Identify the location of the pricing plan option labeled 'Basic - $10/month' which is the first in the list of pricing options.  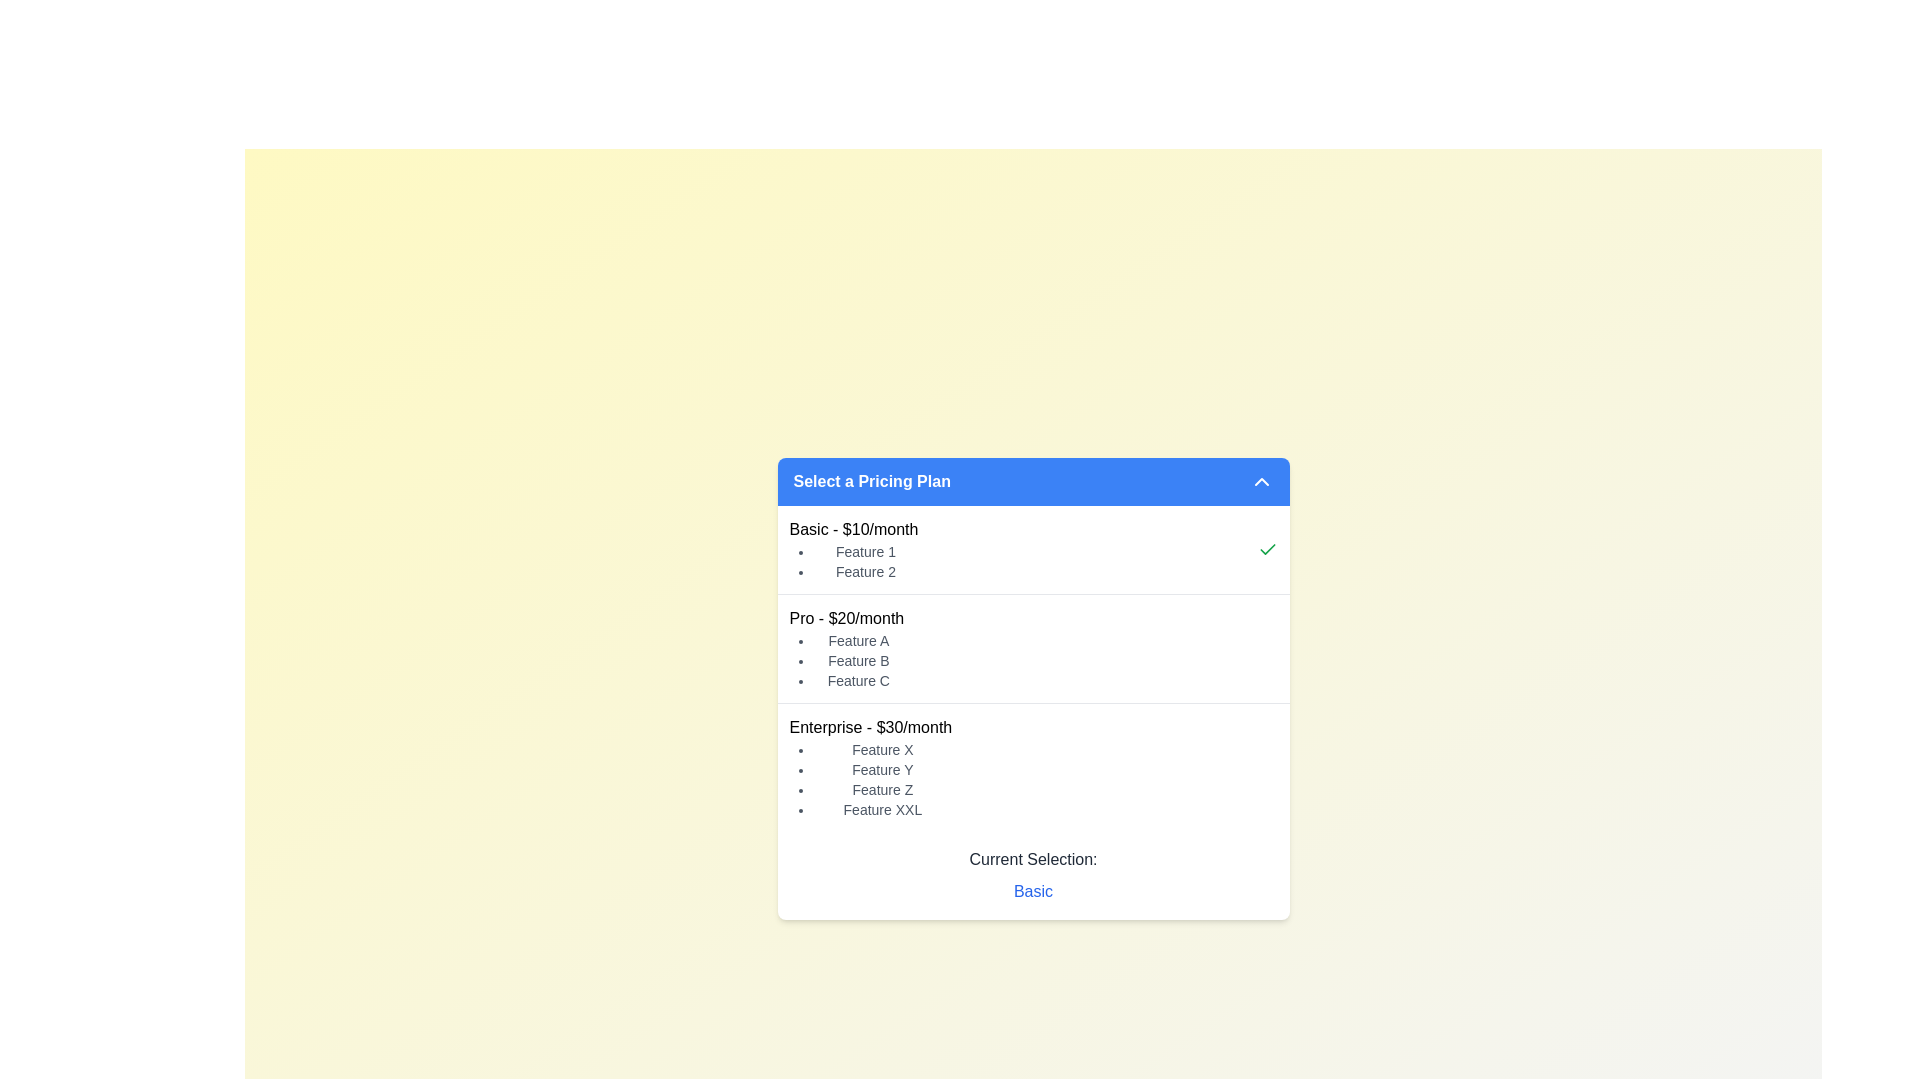
(1033, 550).